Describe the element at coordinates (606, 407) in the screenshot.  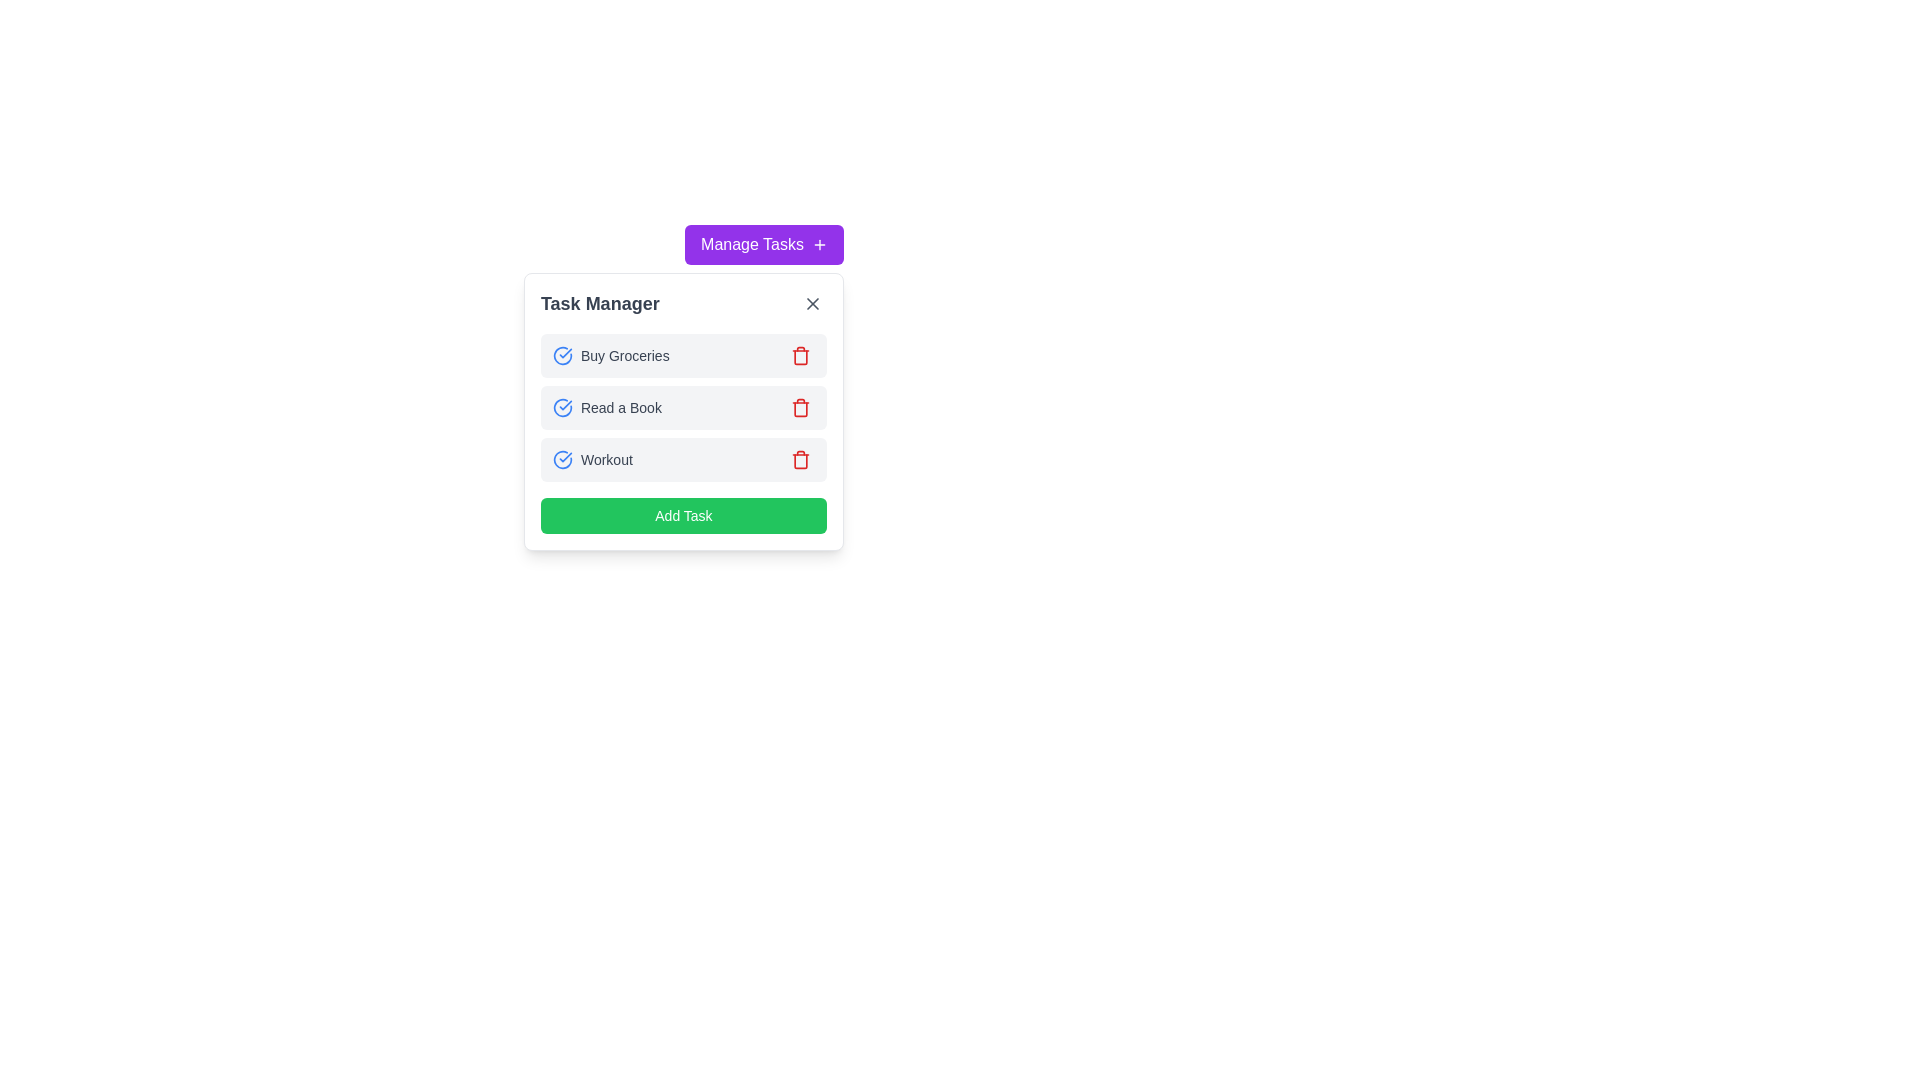
I see `the textual label for the task 'Read a Book' in the second row of the task list within the task manager dialog box` at that location.